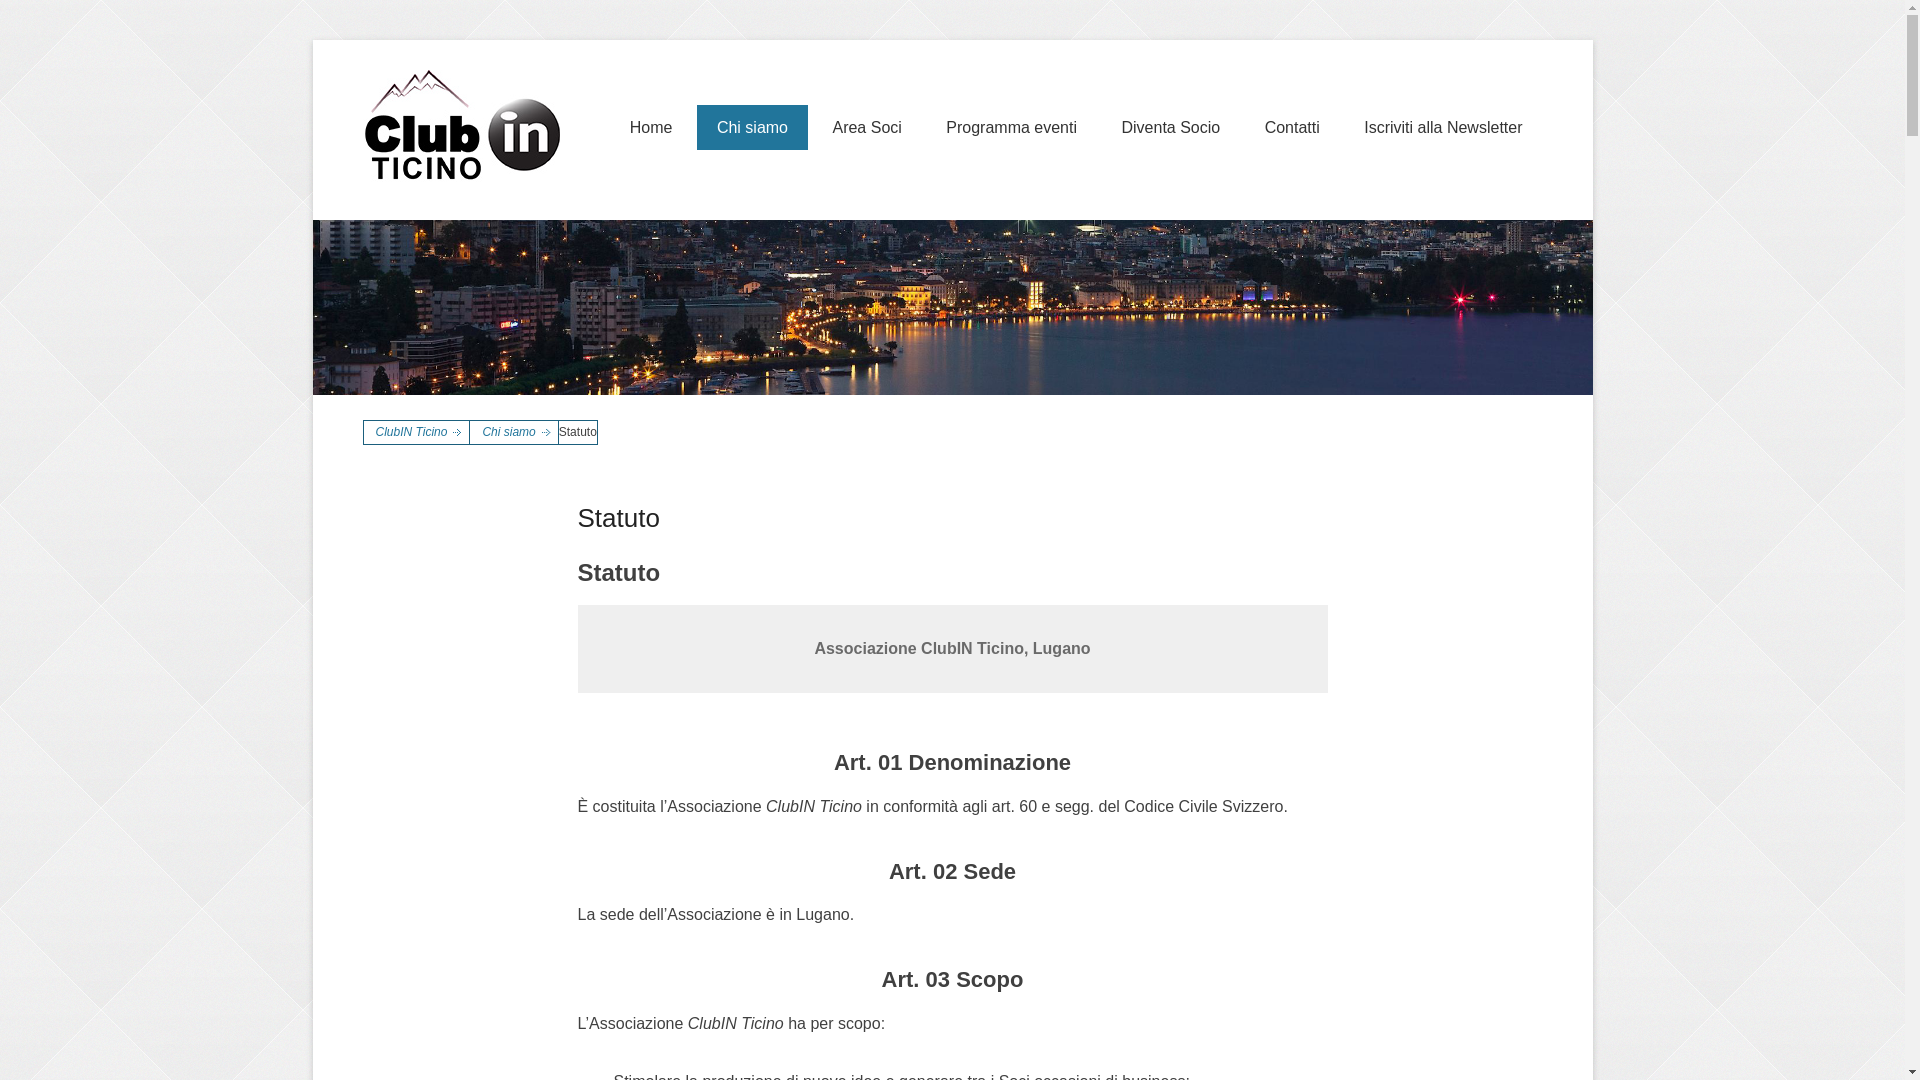 The width and height of the screenshot is (1920, 1080). I want to click on 'Diventa Socio', so click(1099, 127).